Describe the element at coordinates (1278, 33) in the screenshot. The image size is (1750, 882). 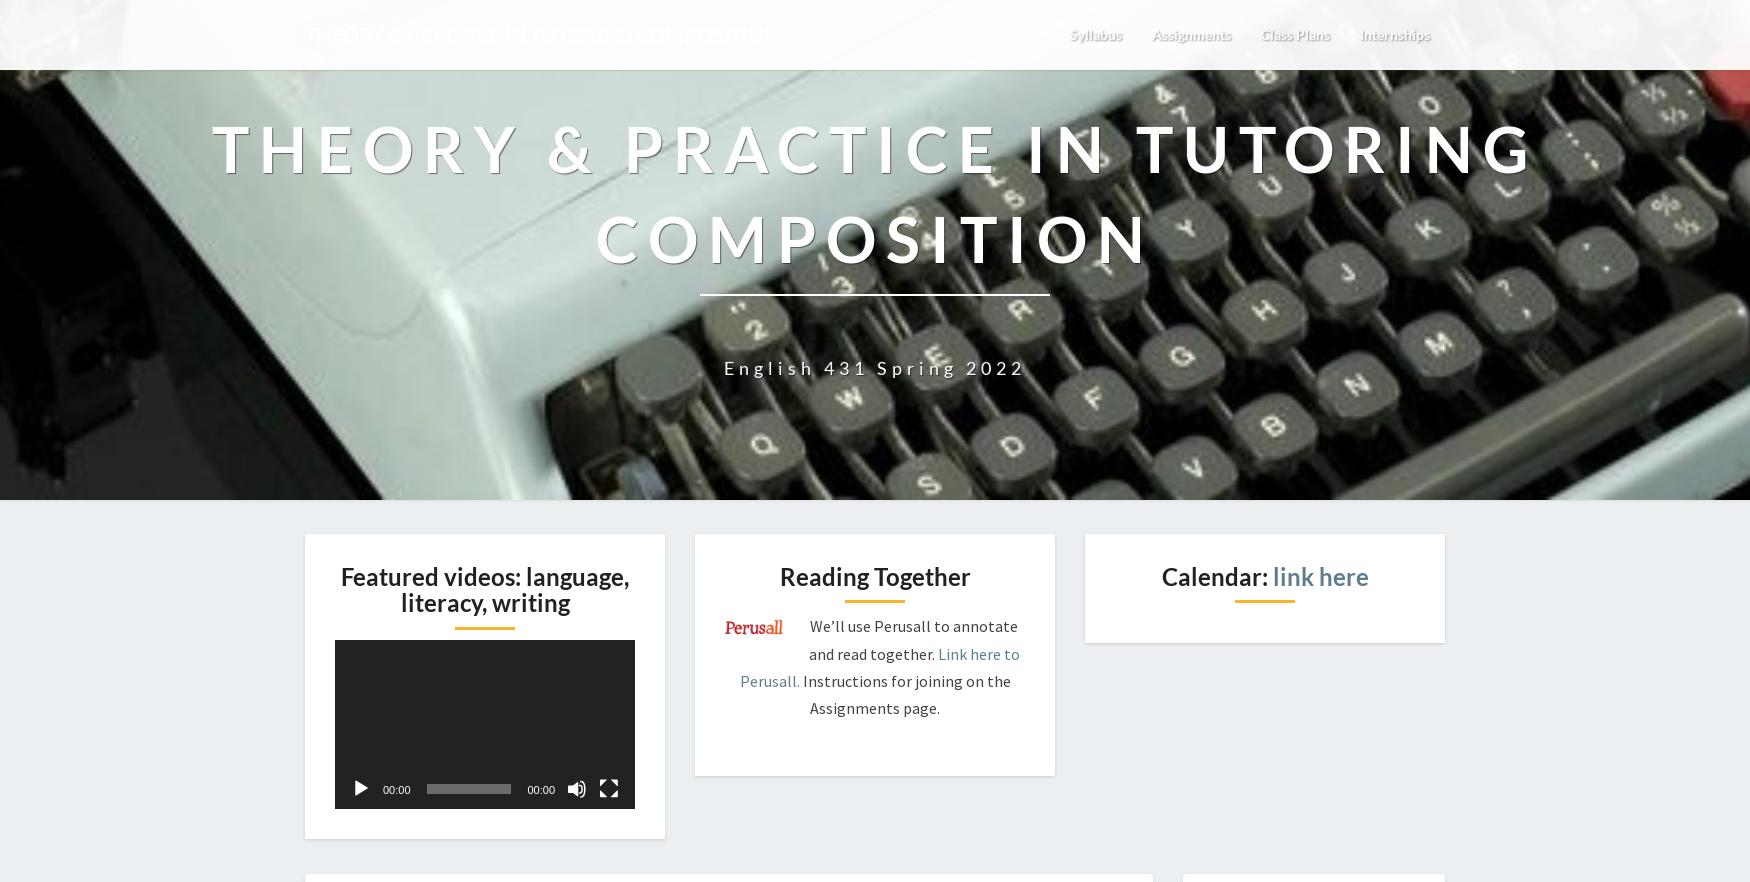
I see `'Class Plans'` at that location.